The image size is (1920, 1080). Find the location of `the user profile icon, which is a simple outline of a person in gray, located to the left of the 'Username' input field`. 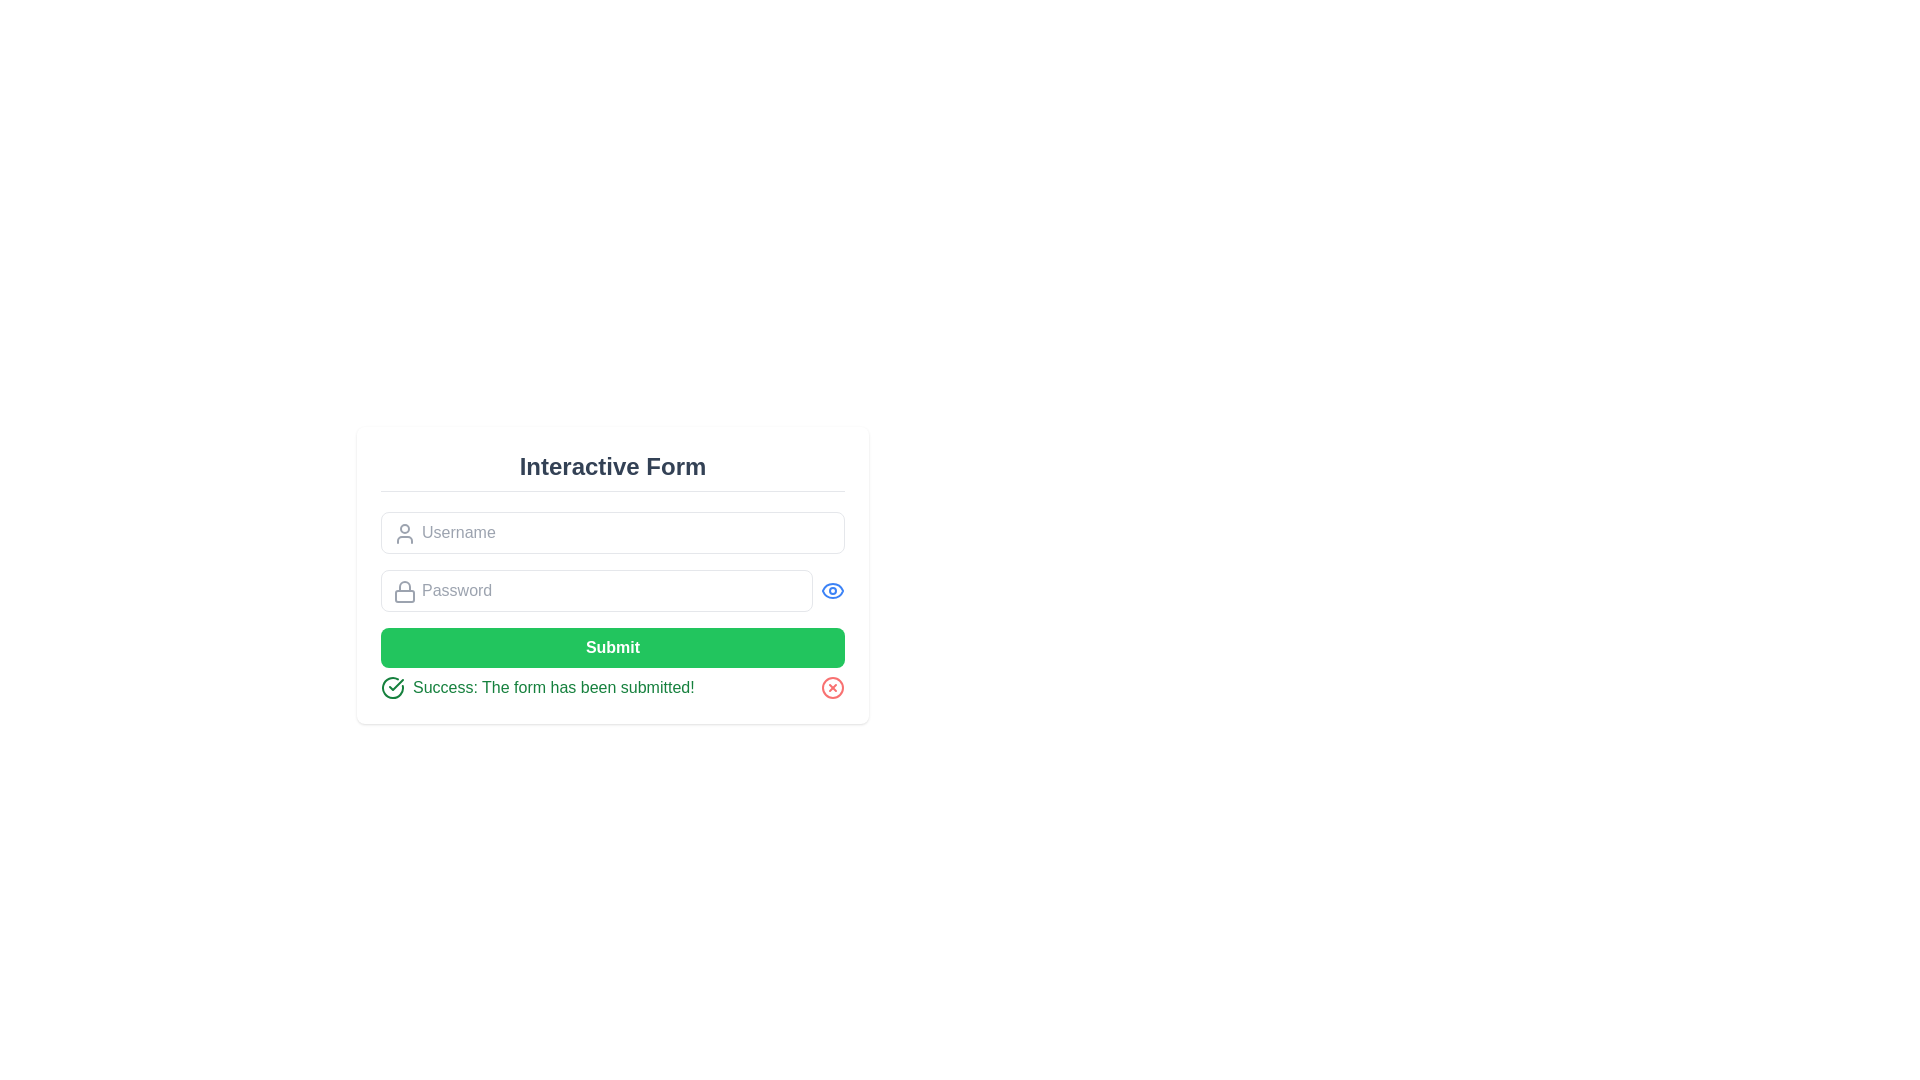

the user profile icon, which is a simple outline of a person in gray, located to the left of the 'Username' input field is located at coordinates (403, 532).